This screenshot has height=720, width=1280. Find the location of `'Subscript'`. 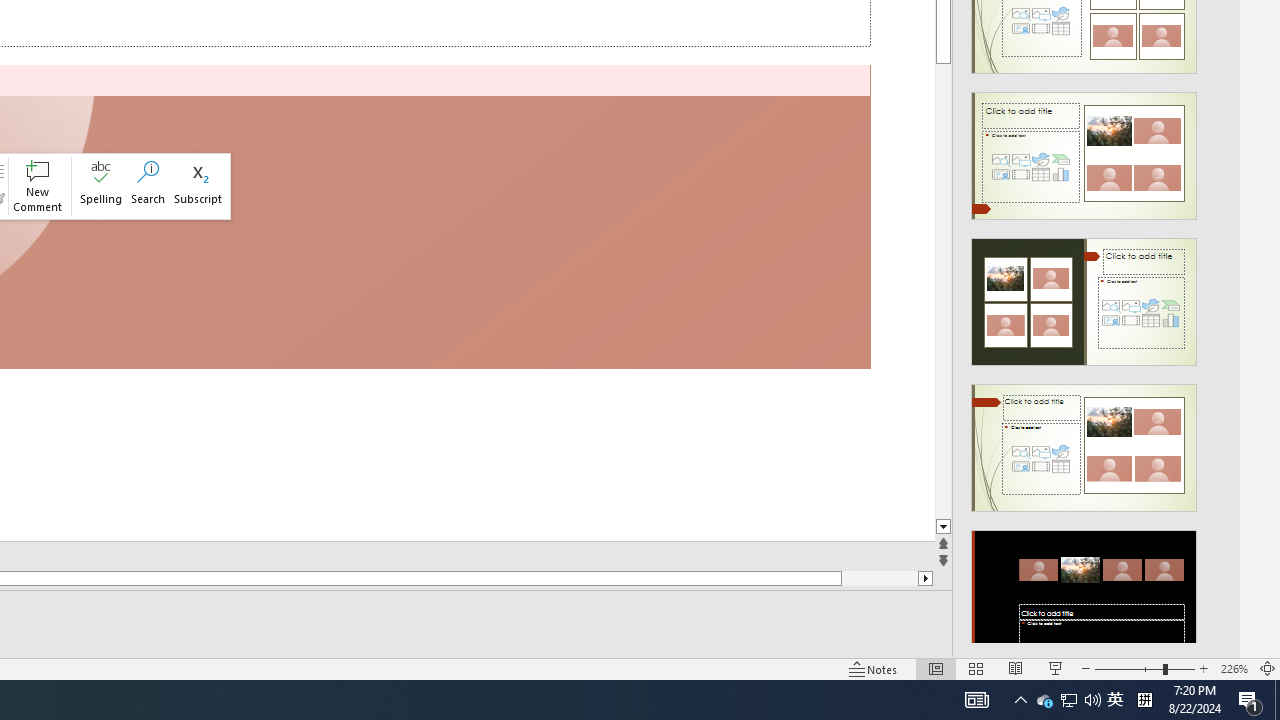

'Subscript' is located at coordinates (198, 186).